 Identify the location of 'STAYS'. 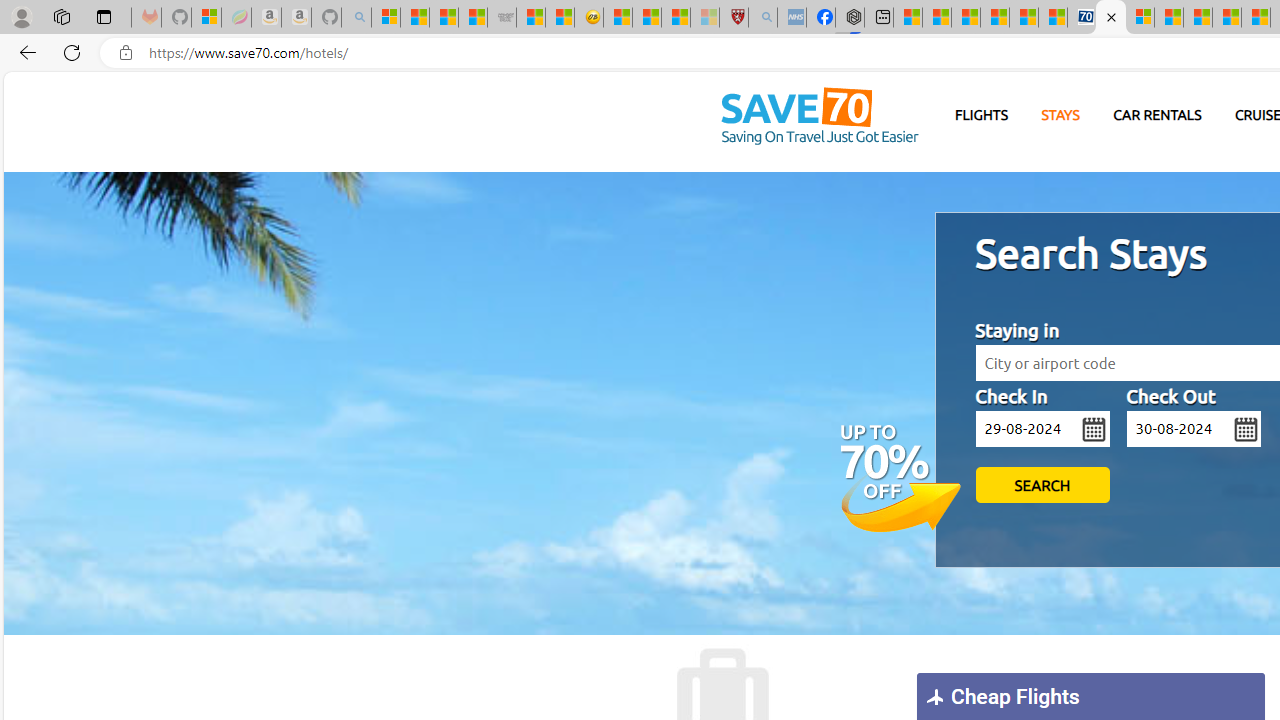
(1059, 115).